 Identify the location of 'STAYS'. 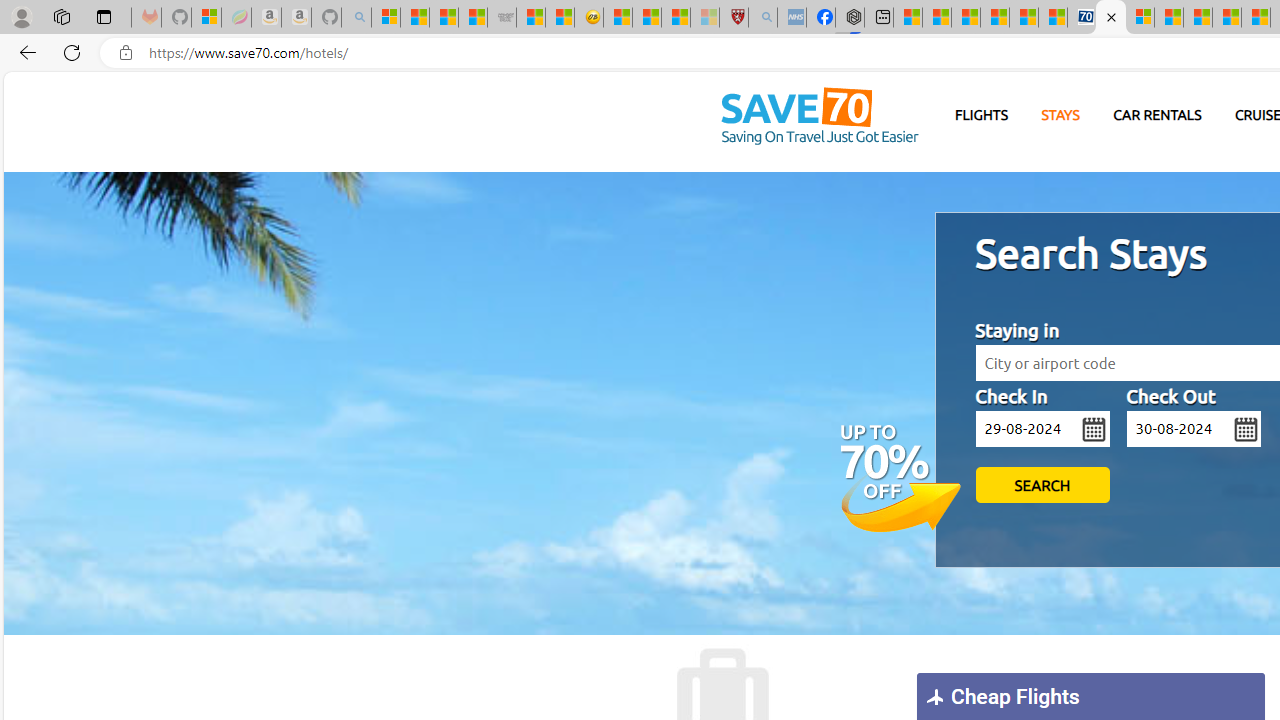
(1059, 115).